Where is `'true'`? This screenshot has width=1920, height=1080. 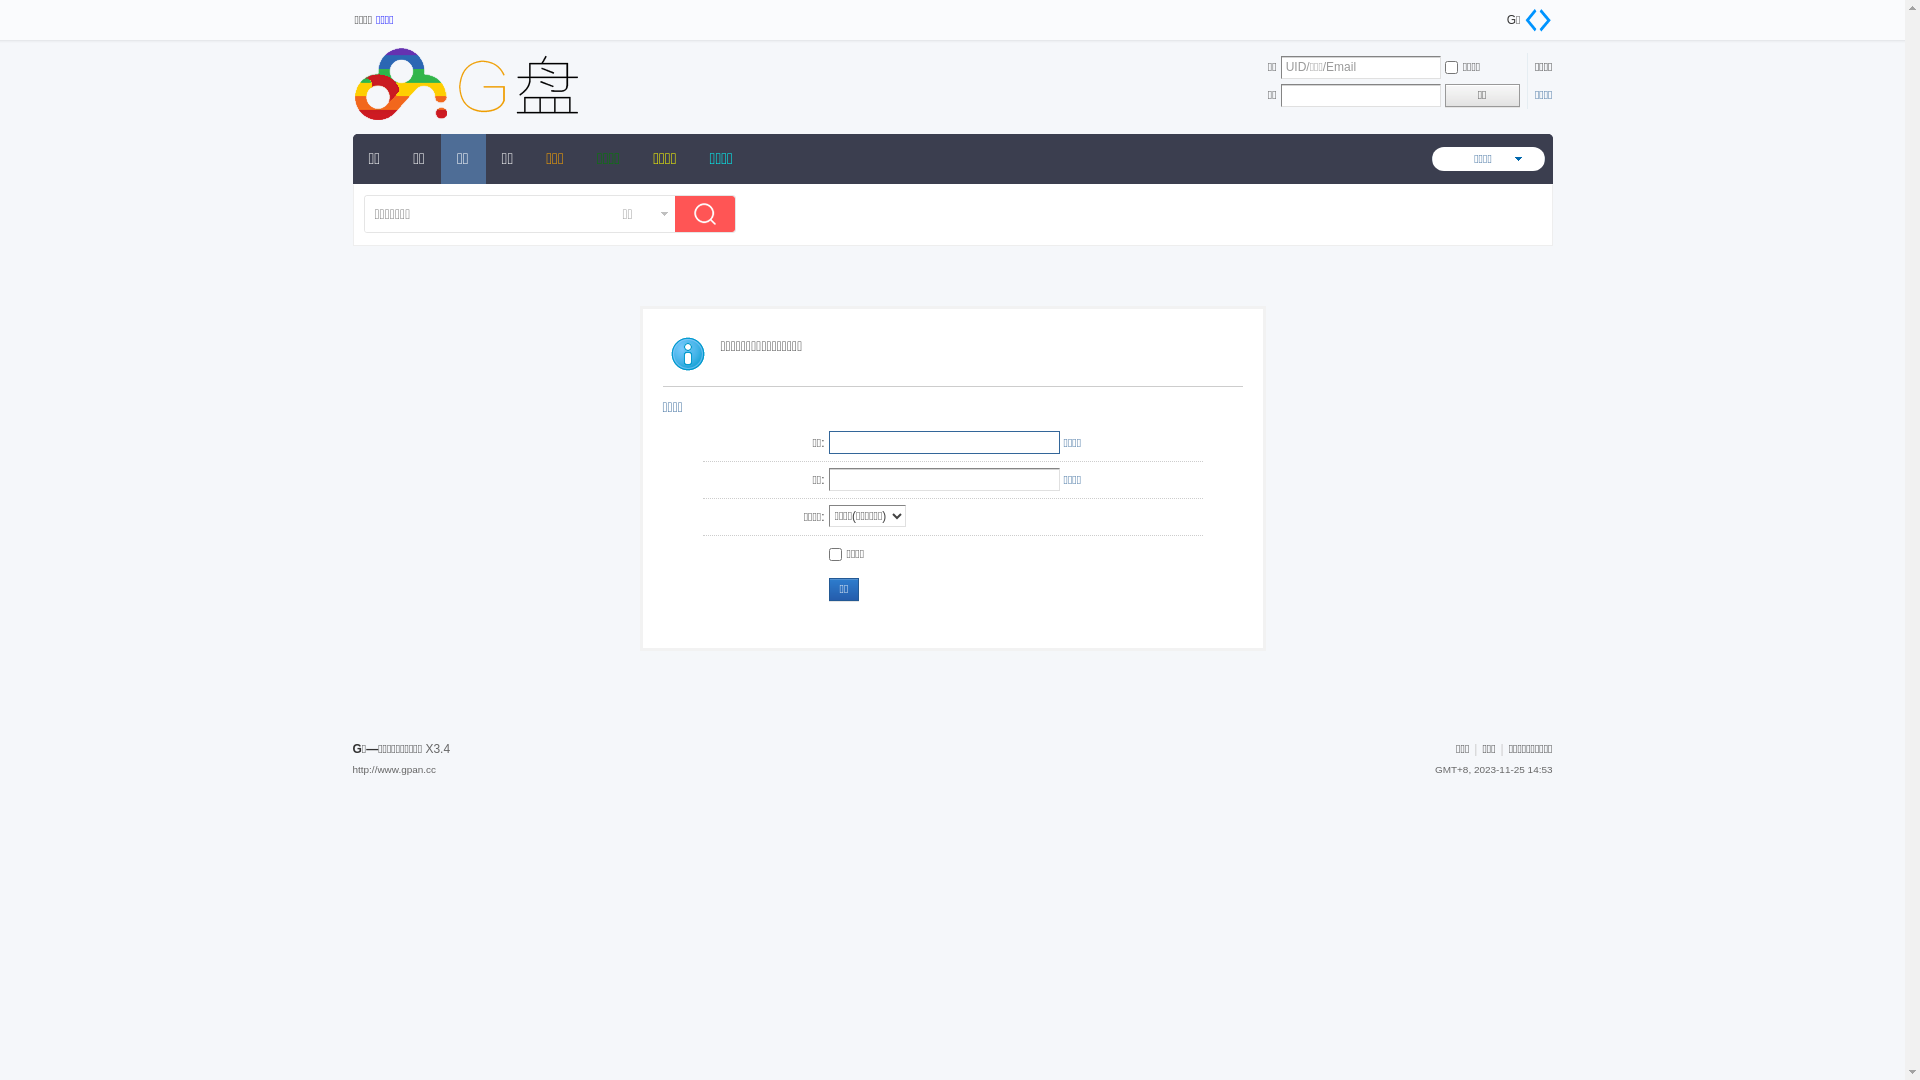
'true' is located at coordinates (709, 216).